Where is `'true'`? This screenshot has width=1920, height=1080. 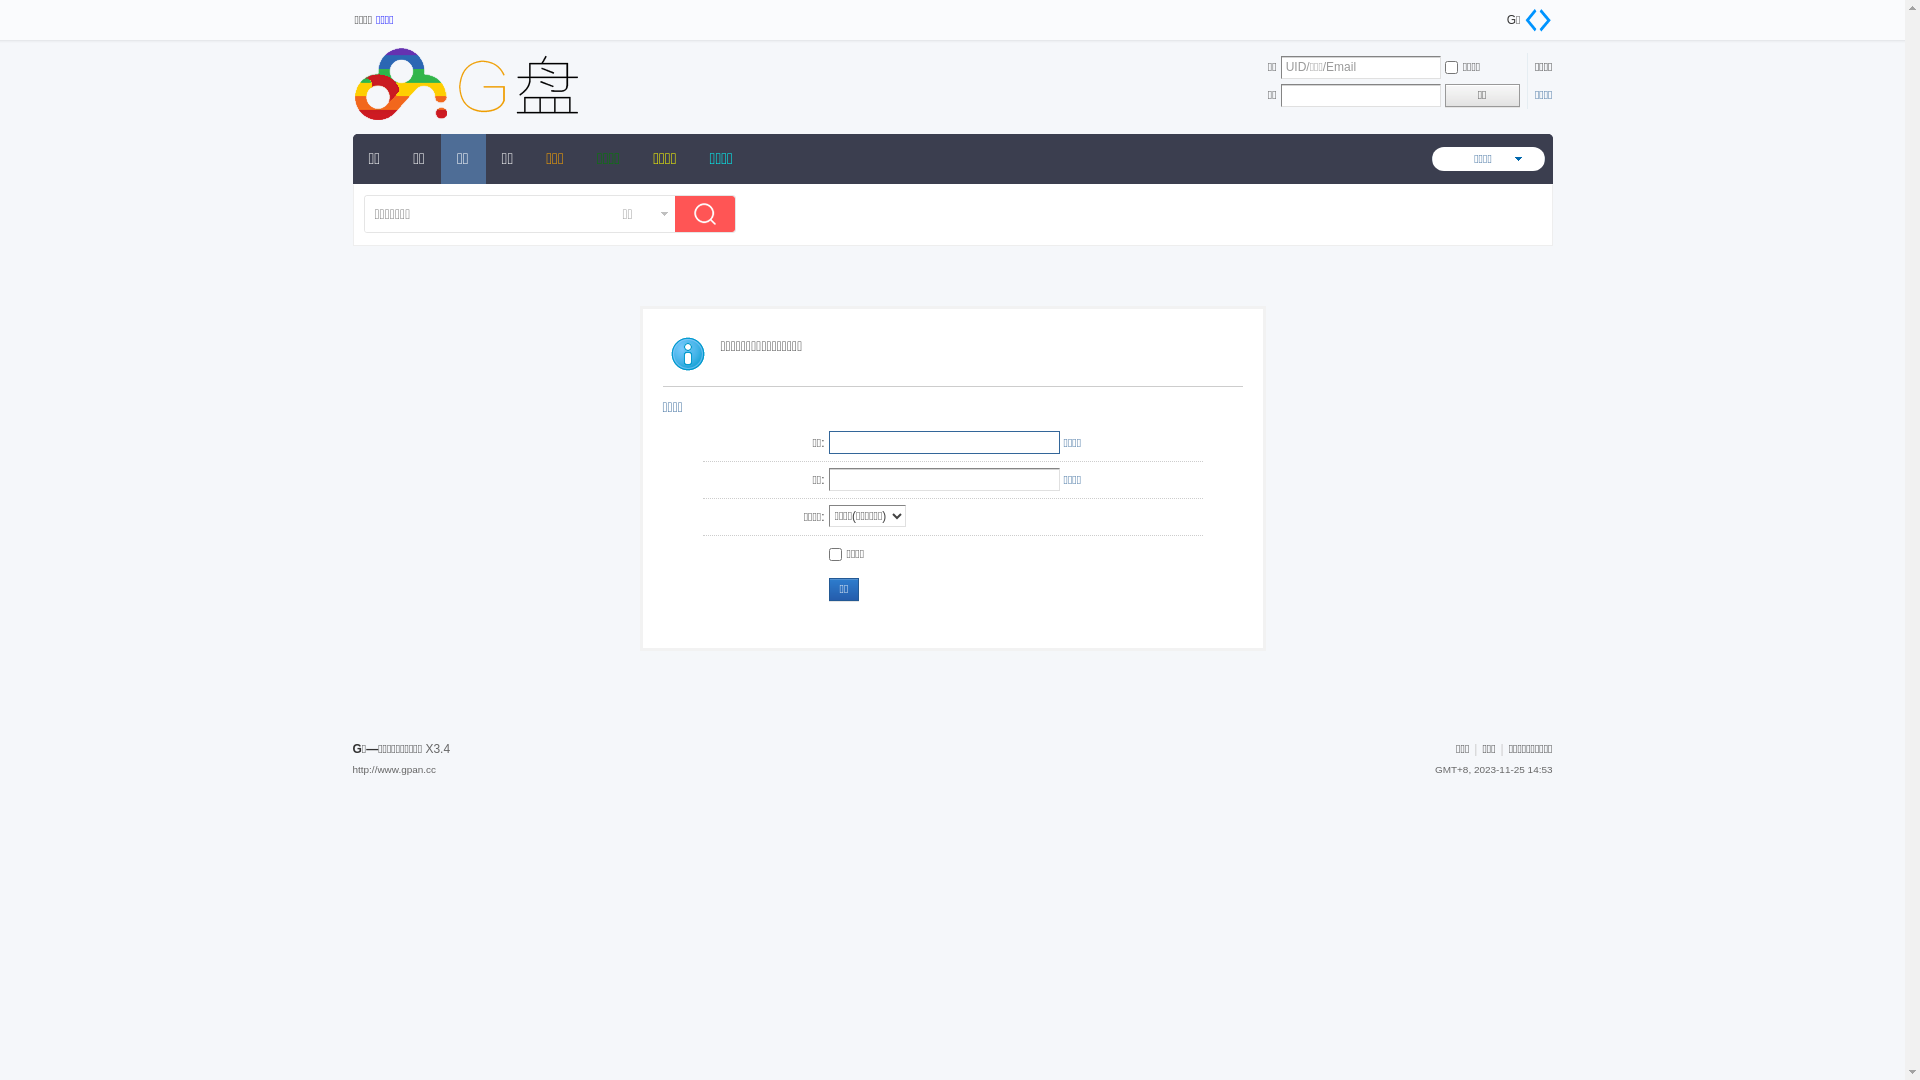
'true' is located at coordinates (709, 216).